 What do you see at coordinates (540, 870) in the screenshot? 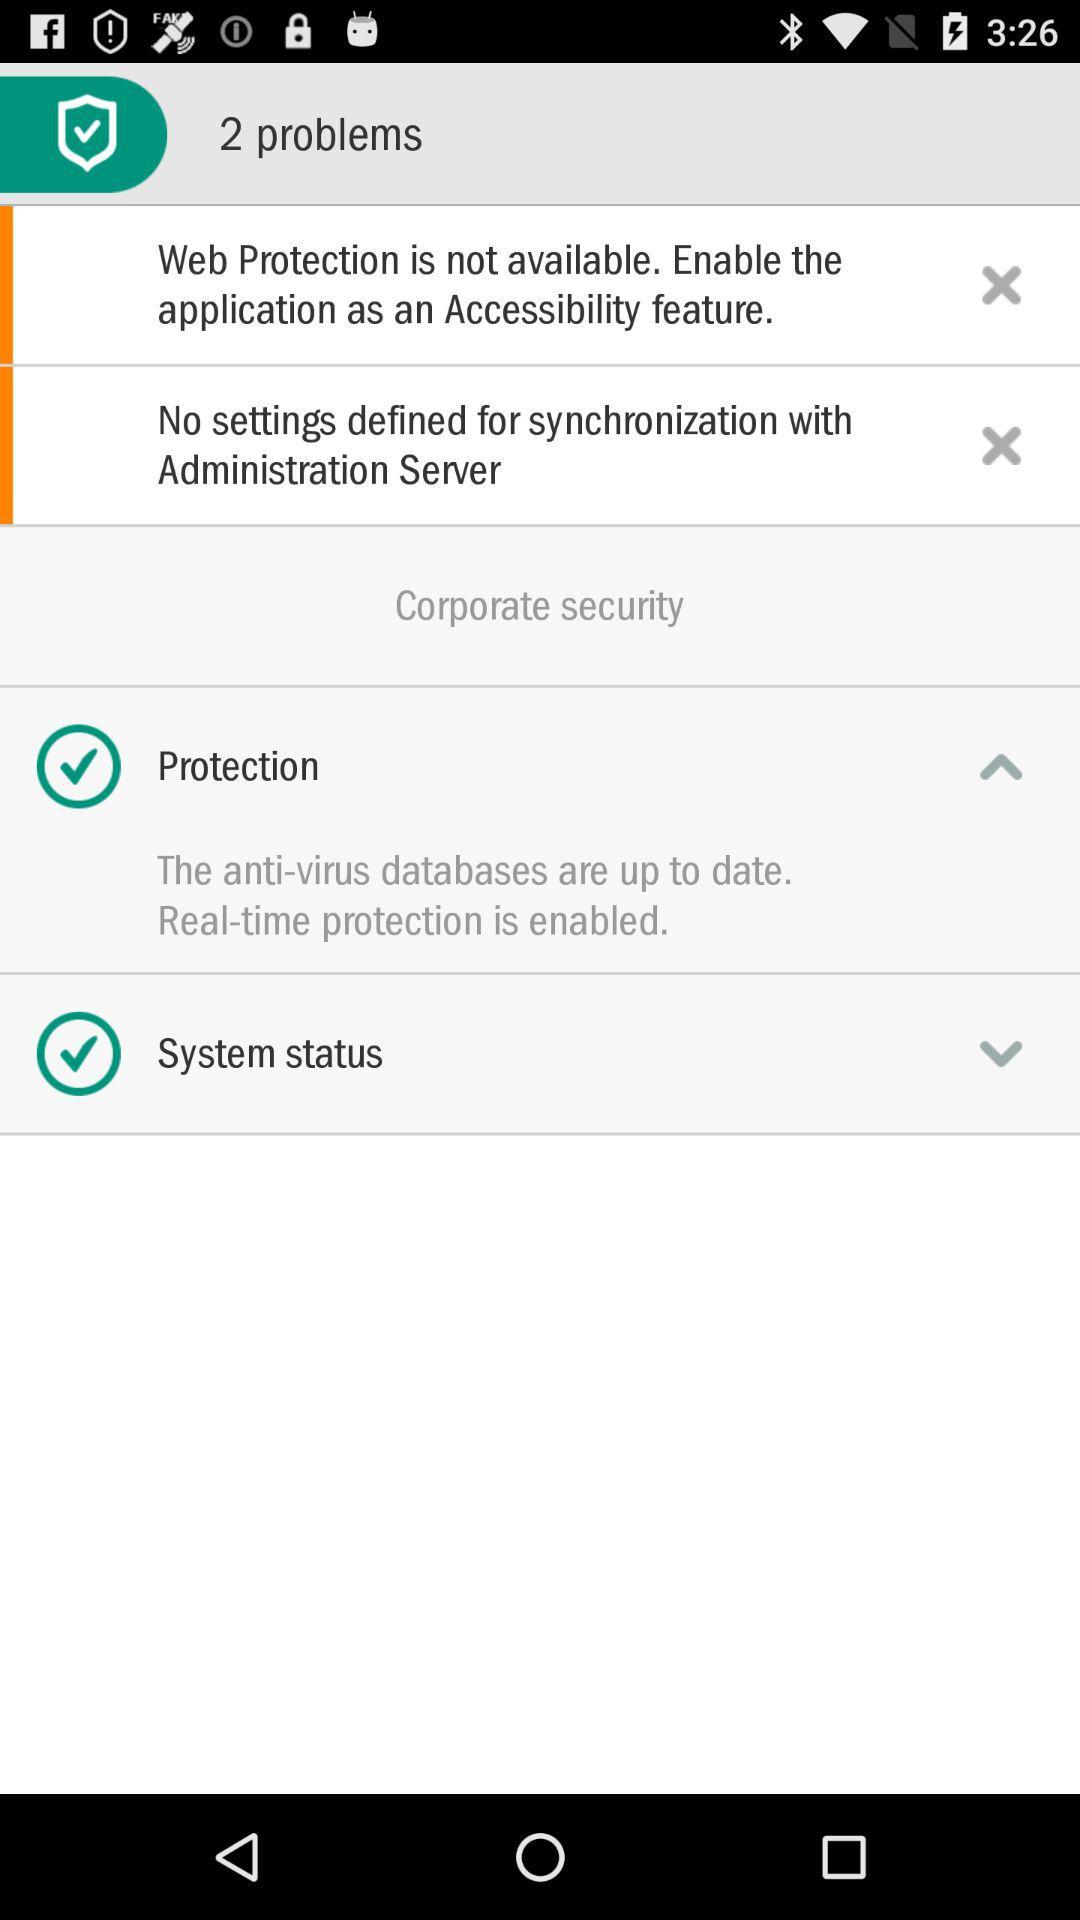
I see `the the anti virus app` at bounding box center [540, 870].